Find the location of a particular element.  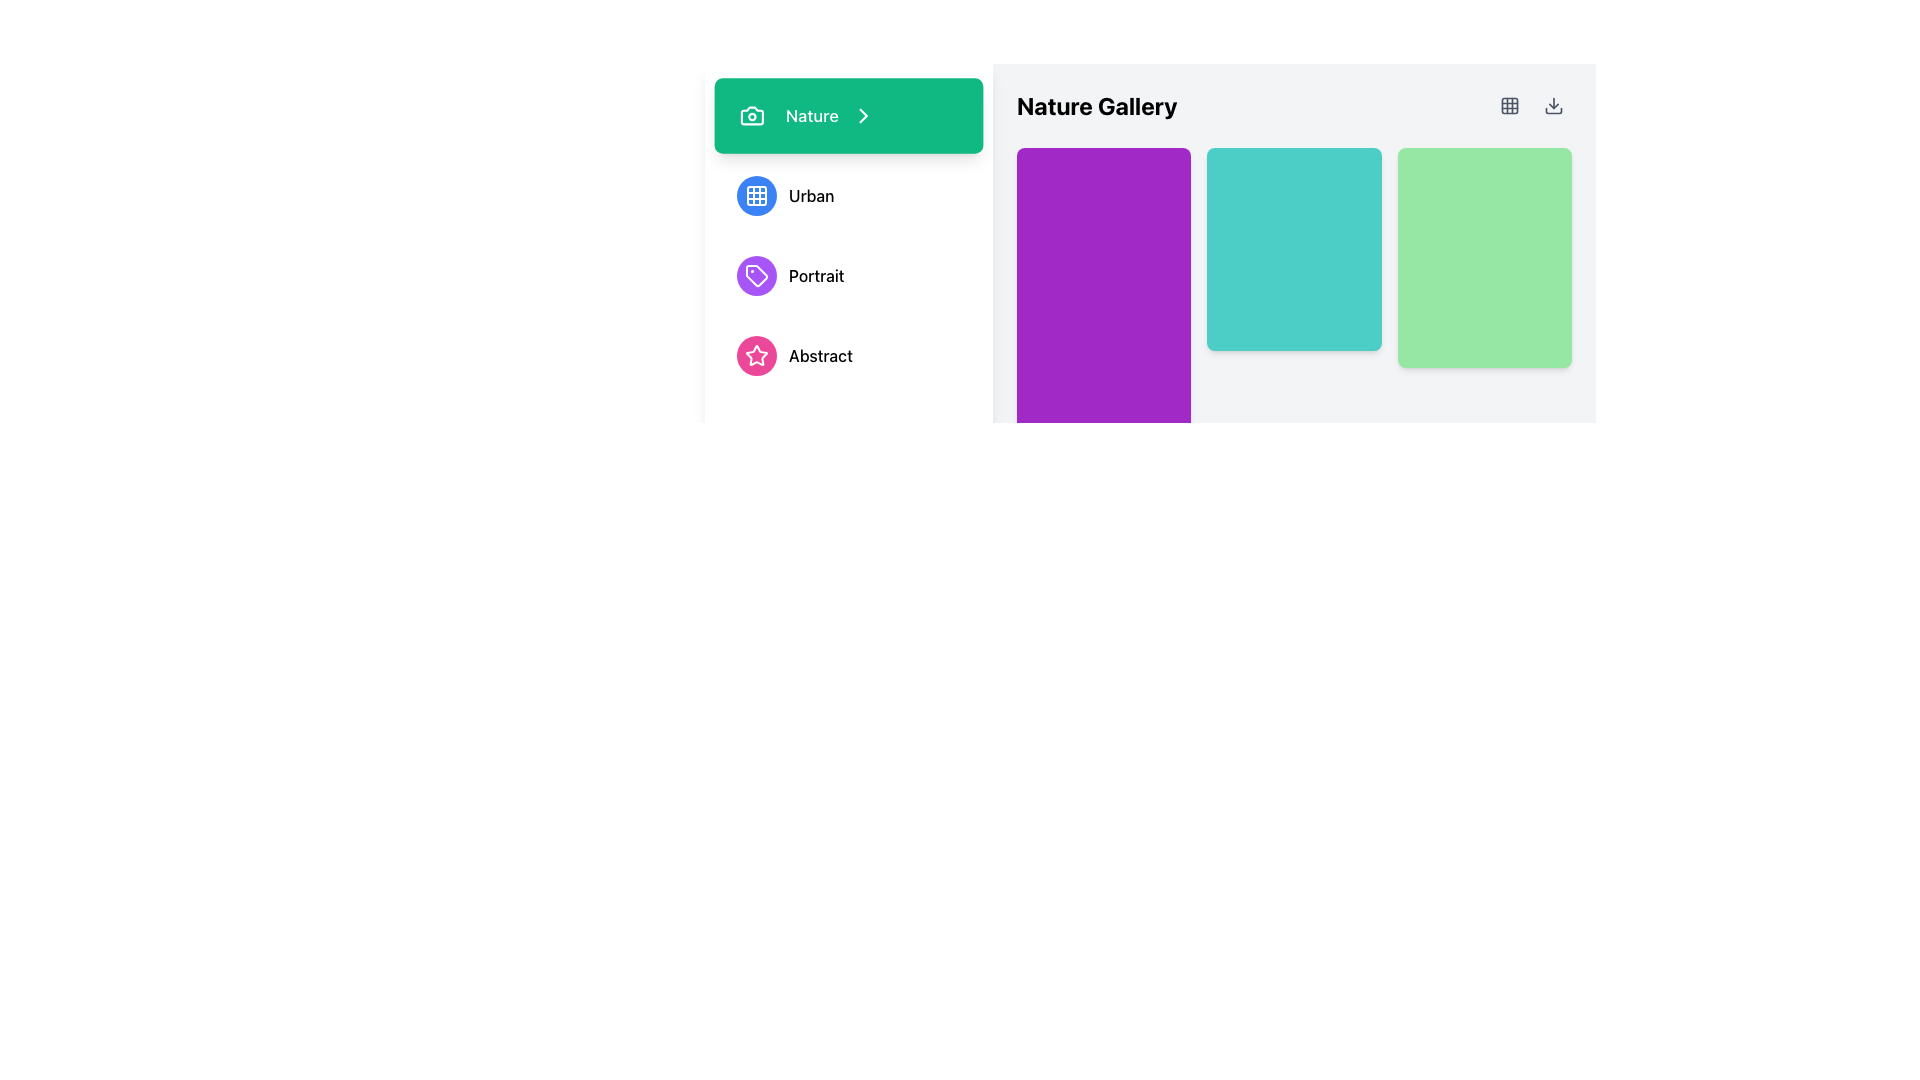

the third button in the vertical sidebar menu that allows access to the 'Portrait' category is located at coordinates (849, 276).